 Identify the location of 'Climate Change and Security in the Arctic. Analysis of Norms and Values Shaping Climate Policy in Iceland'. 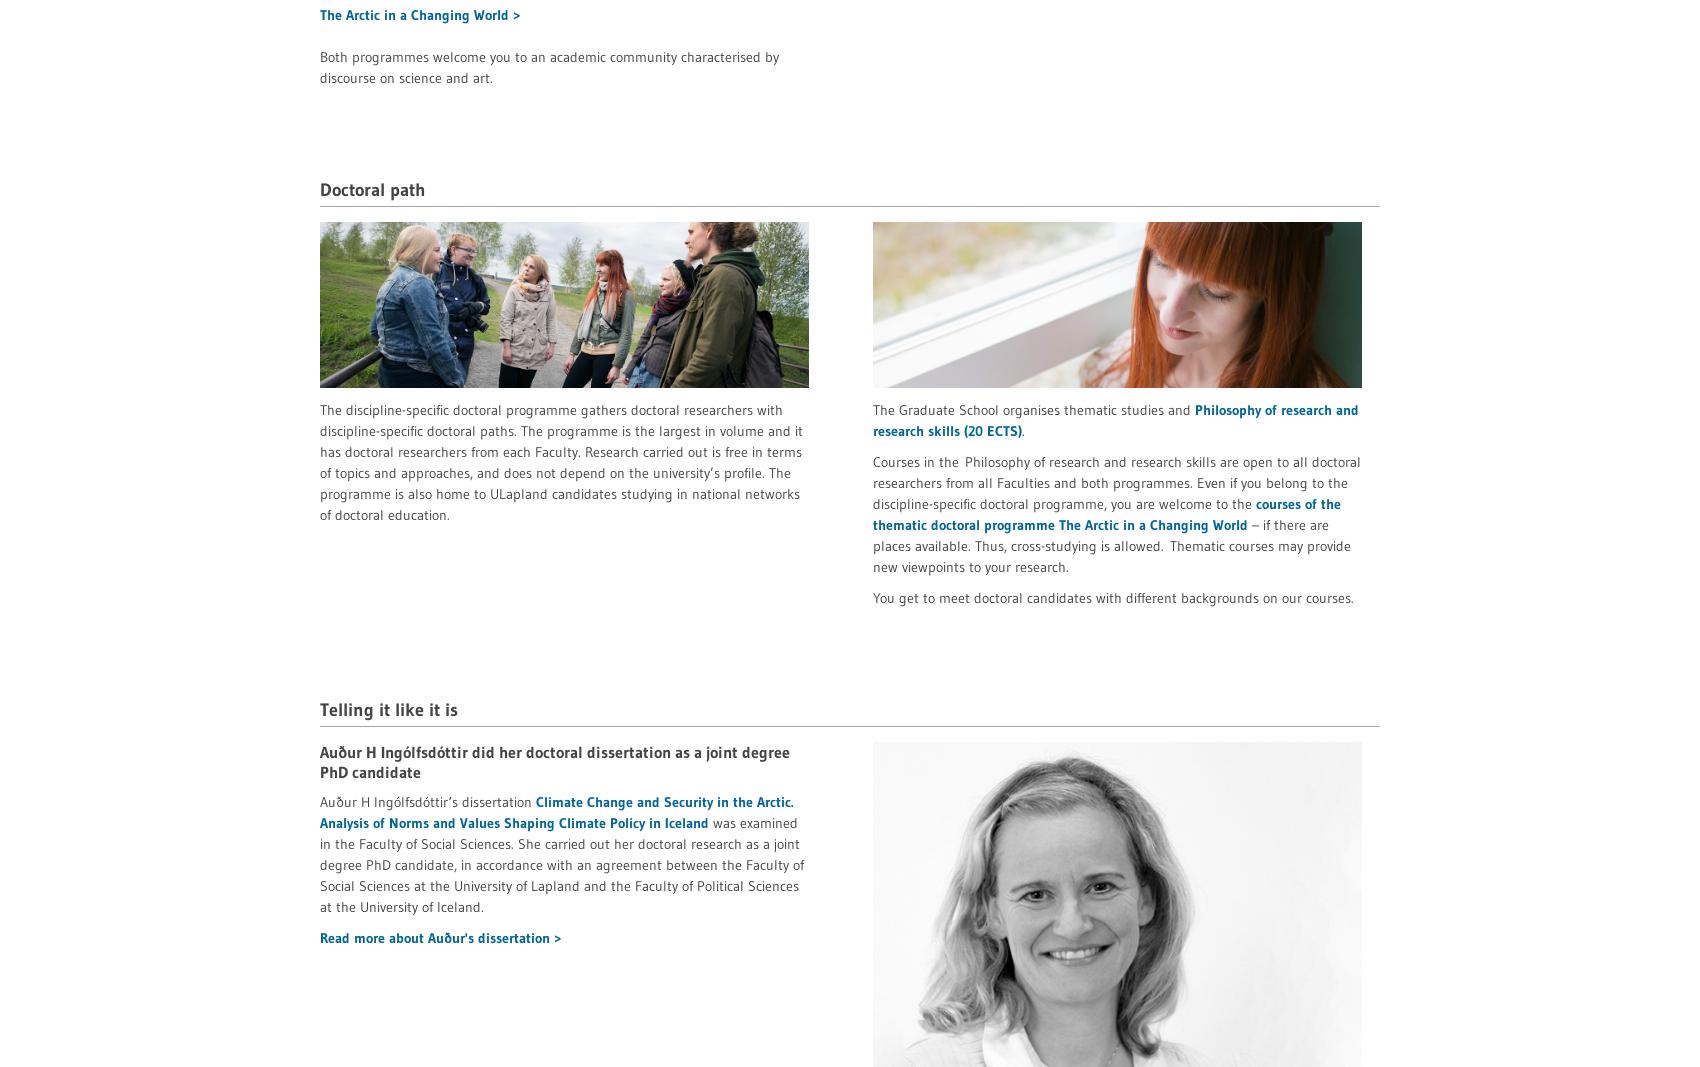
(555, 810).